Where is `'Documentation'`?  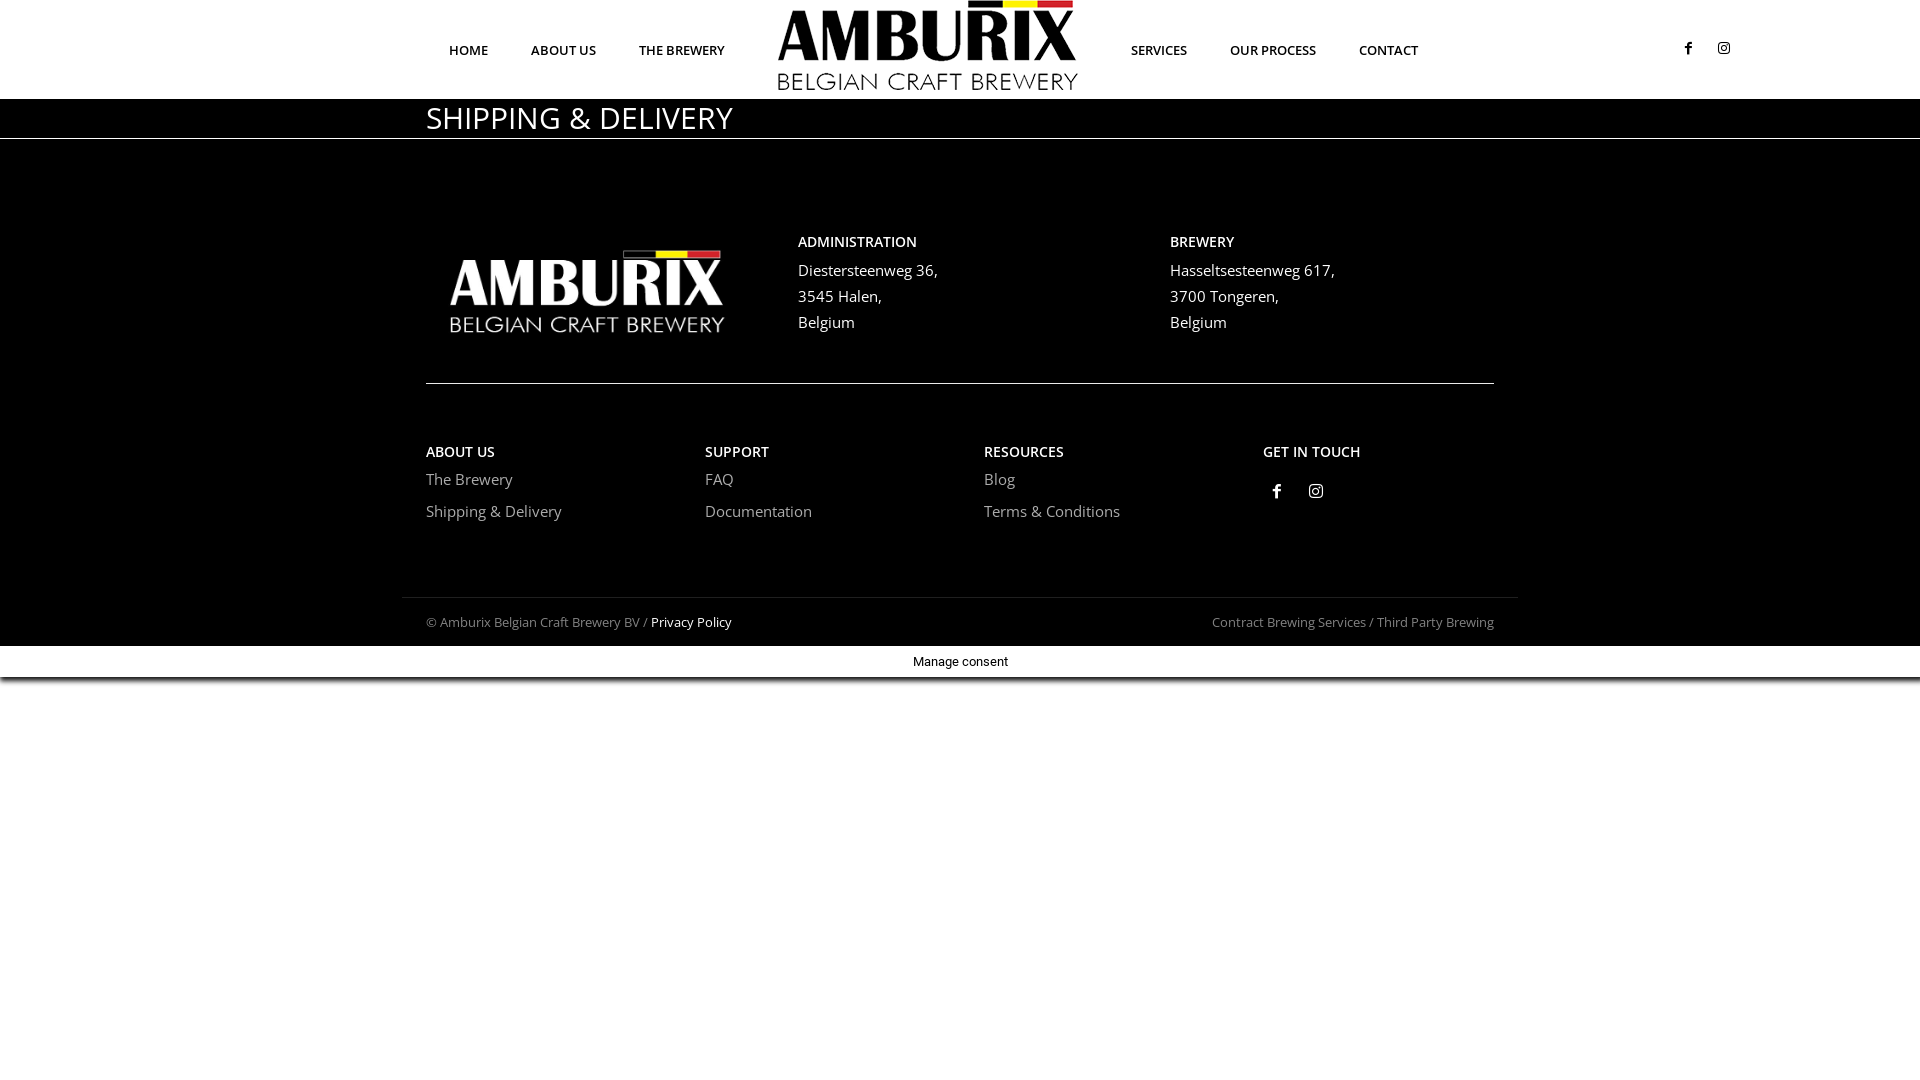
'Documentation' is located at coordinates (705, 509).